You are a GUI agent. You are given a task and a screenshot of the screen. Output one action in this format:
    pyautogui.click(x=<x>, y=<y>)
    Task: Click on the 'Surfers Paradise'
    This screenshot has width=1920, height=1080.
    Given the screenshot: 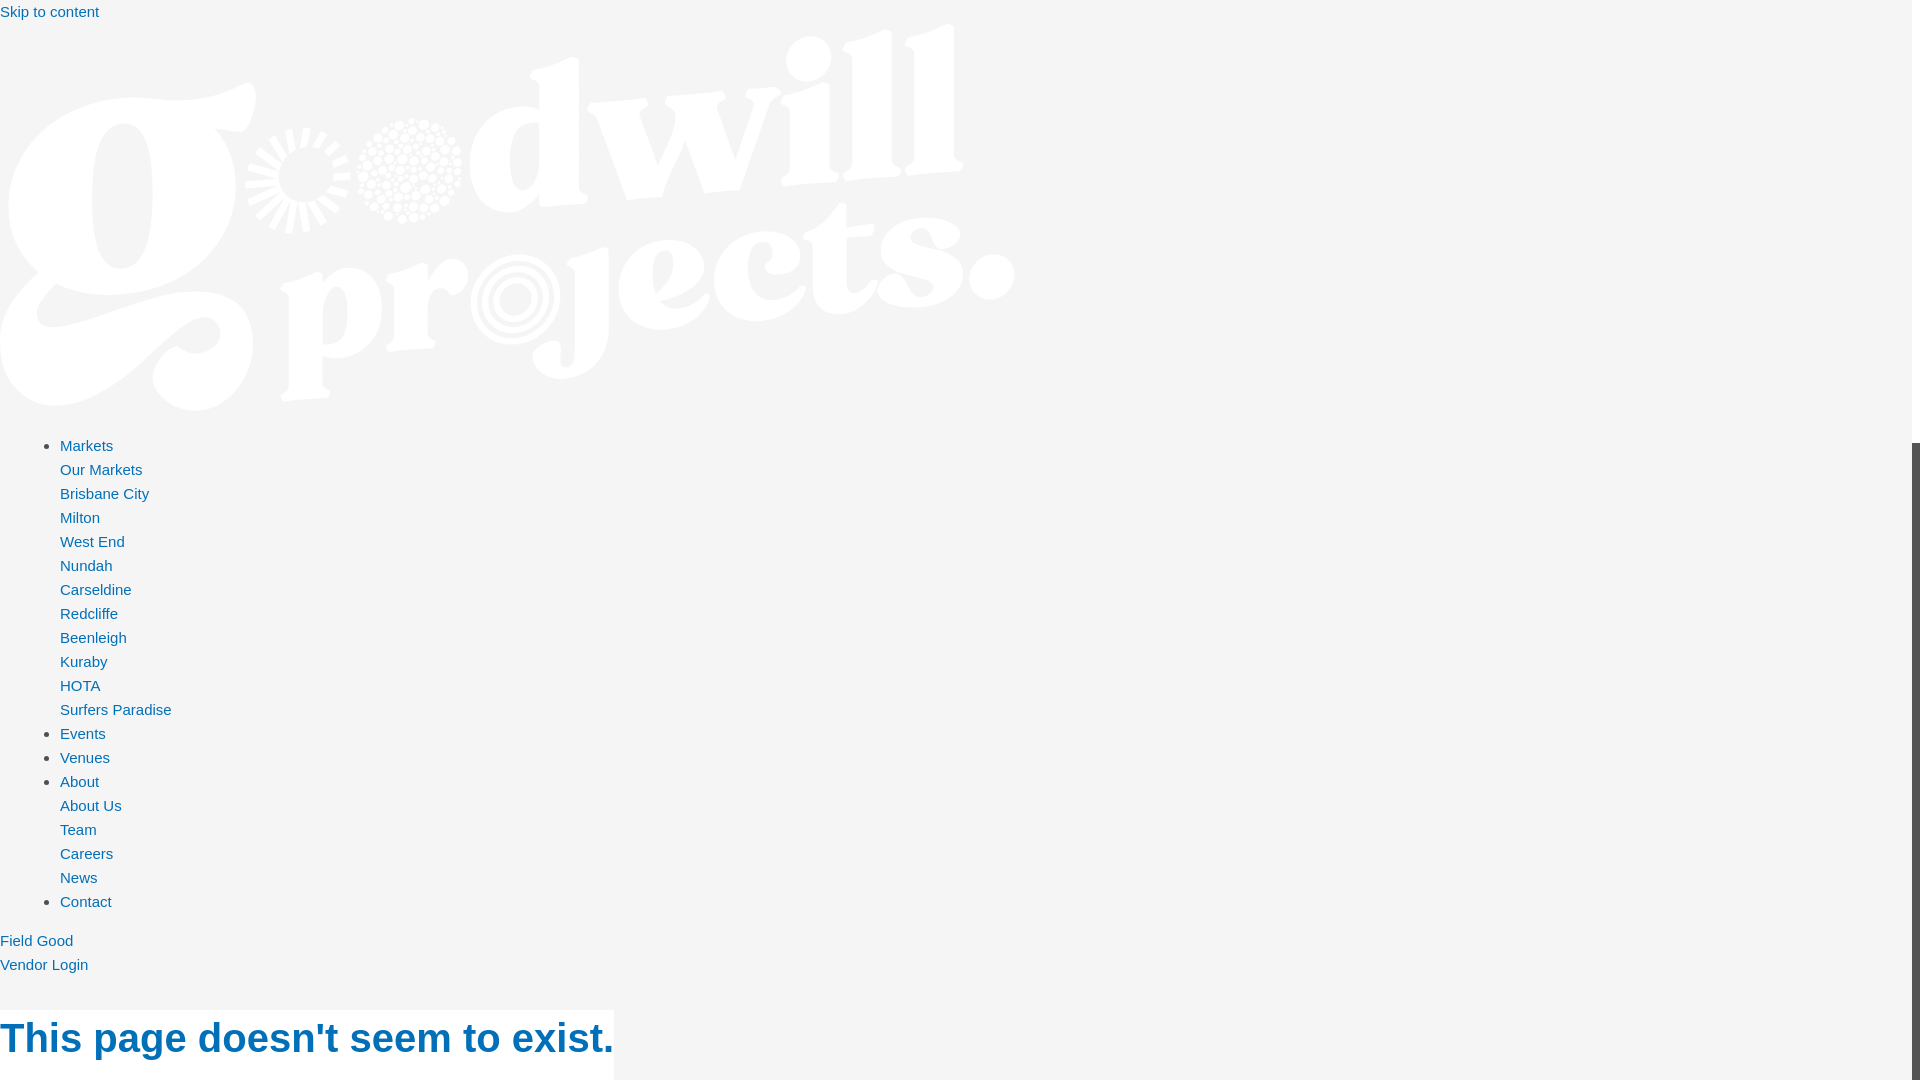 What is the action you would take?
    pyautogui.click(x=114, y=708)
    